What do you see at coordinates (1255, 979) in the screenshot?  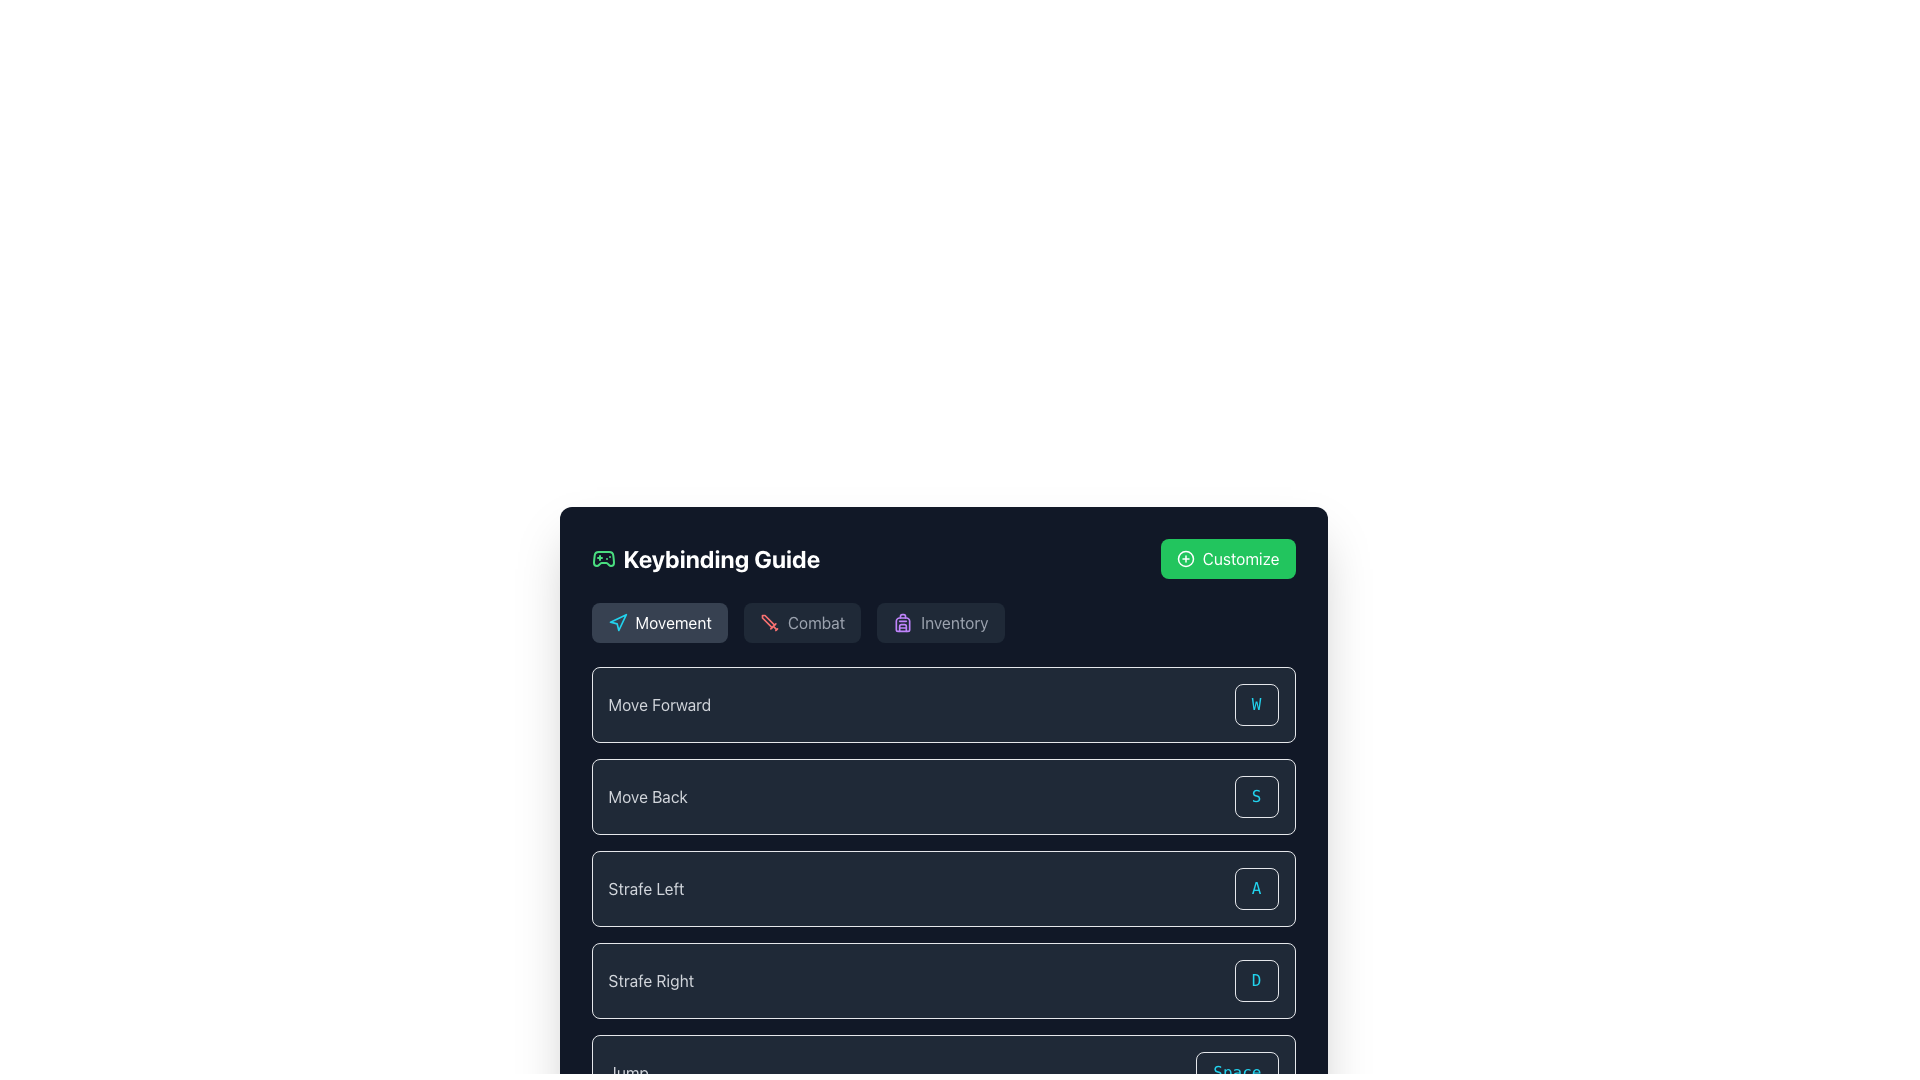 I see `the Text label displaying the letter 'D' with a cyan color, which is located to the right of the 'Strafe Right' descriptive text in the keybindings list` at bounding box center [1255, 979].